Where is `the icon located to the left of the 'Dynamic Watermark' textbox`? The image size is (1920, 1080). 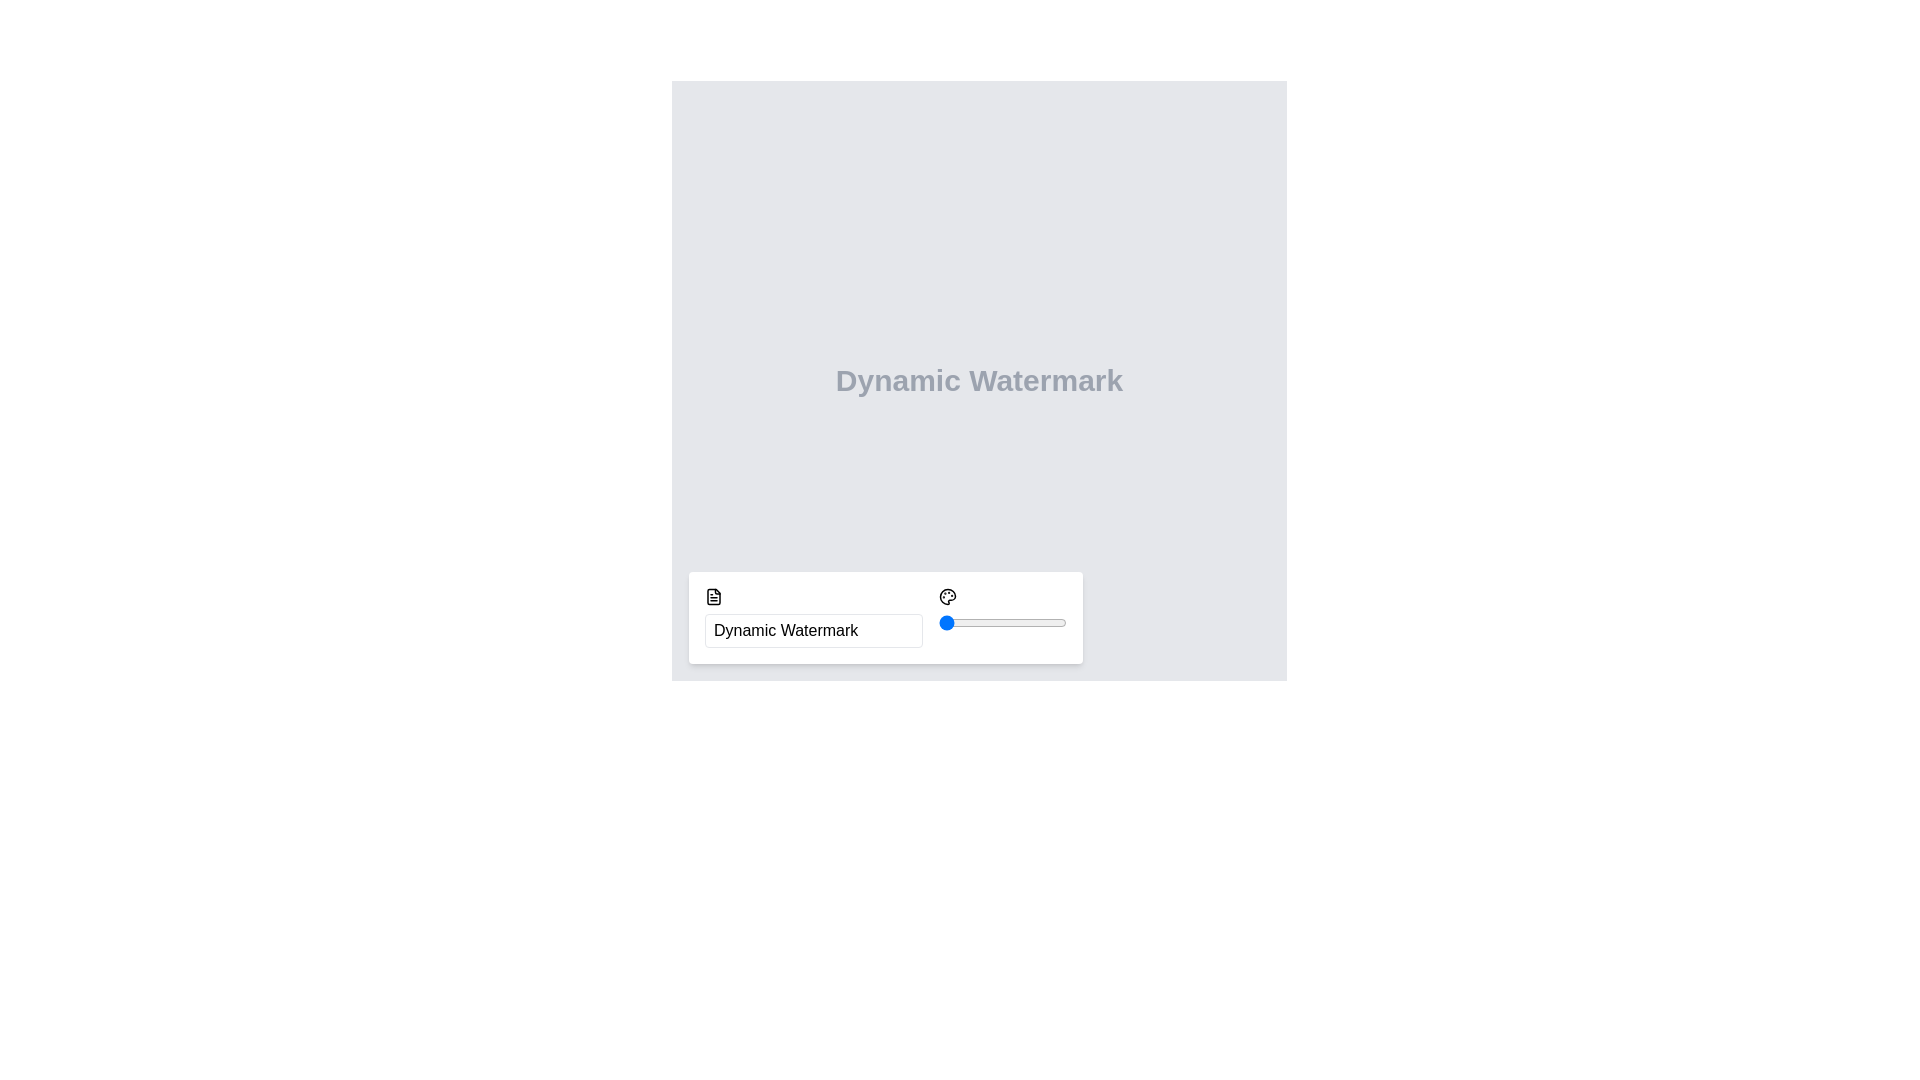
the icon located to the left of the 'Dynamic Watermark' textbox is located at coordinates (714, 596).